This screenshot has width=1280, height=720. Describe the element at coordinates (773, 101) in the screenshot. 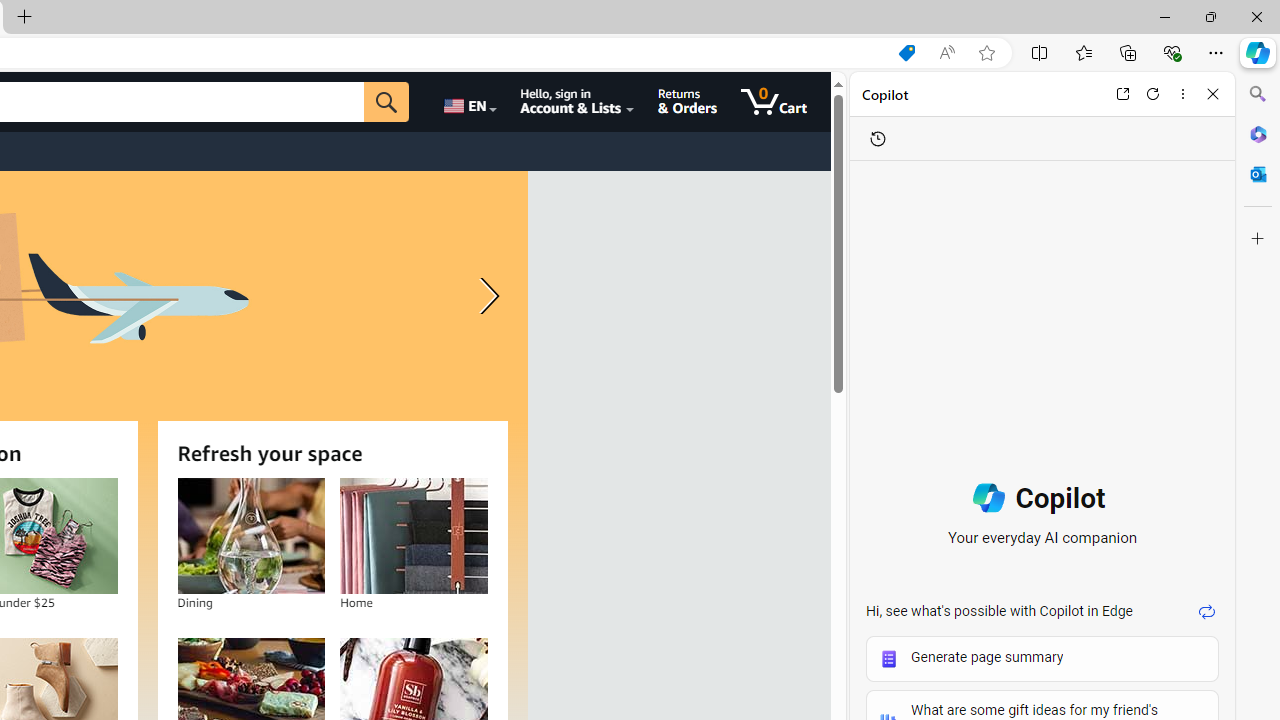

I see `'0 items in cart'` at that location.